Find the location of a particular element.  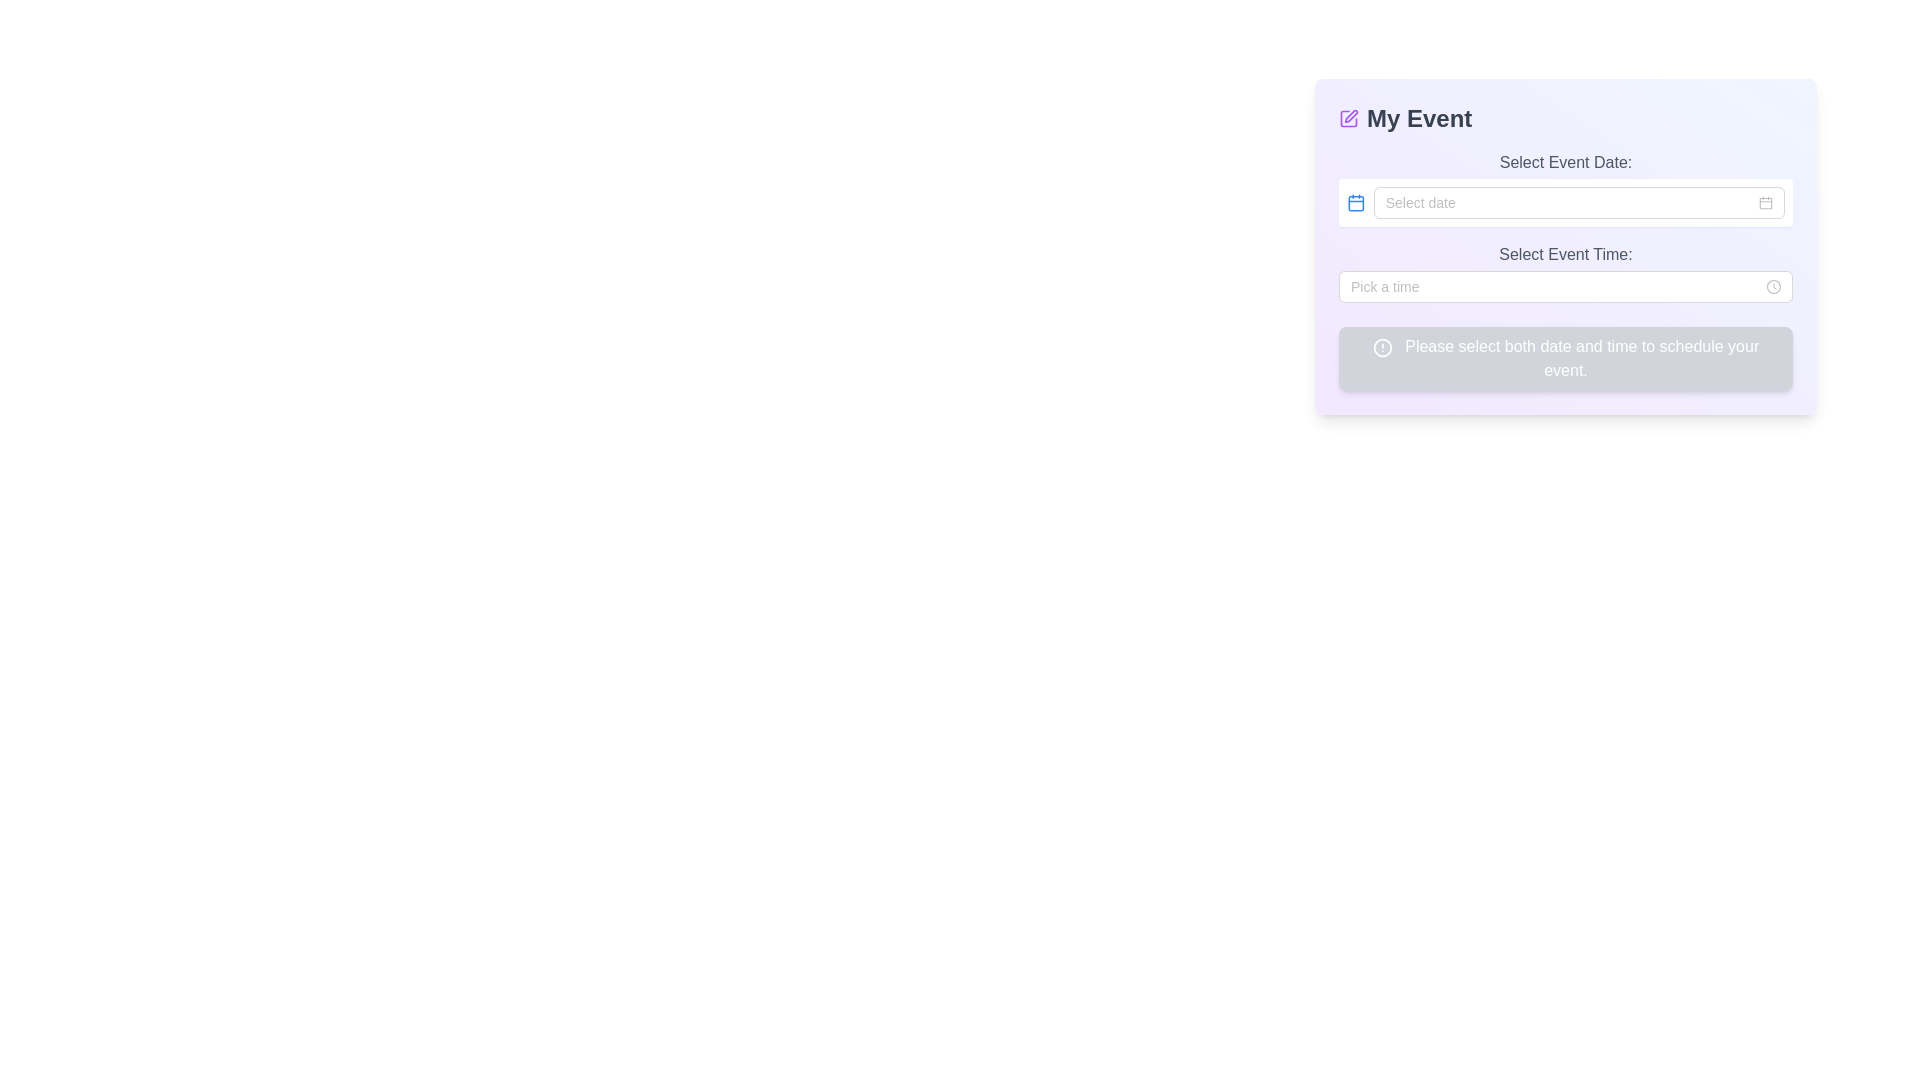

the Date picker input field in the 'Select Event Date:' section of the 'My Event' form is located at coordinates (1578, 203).